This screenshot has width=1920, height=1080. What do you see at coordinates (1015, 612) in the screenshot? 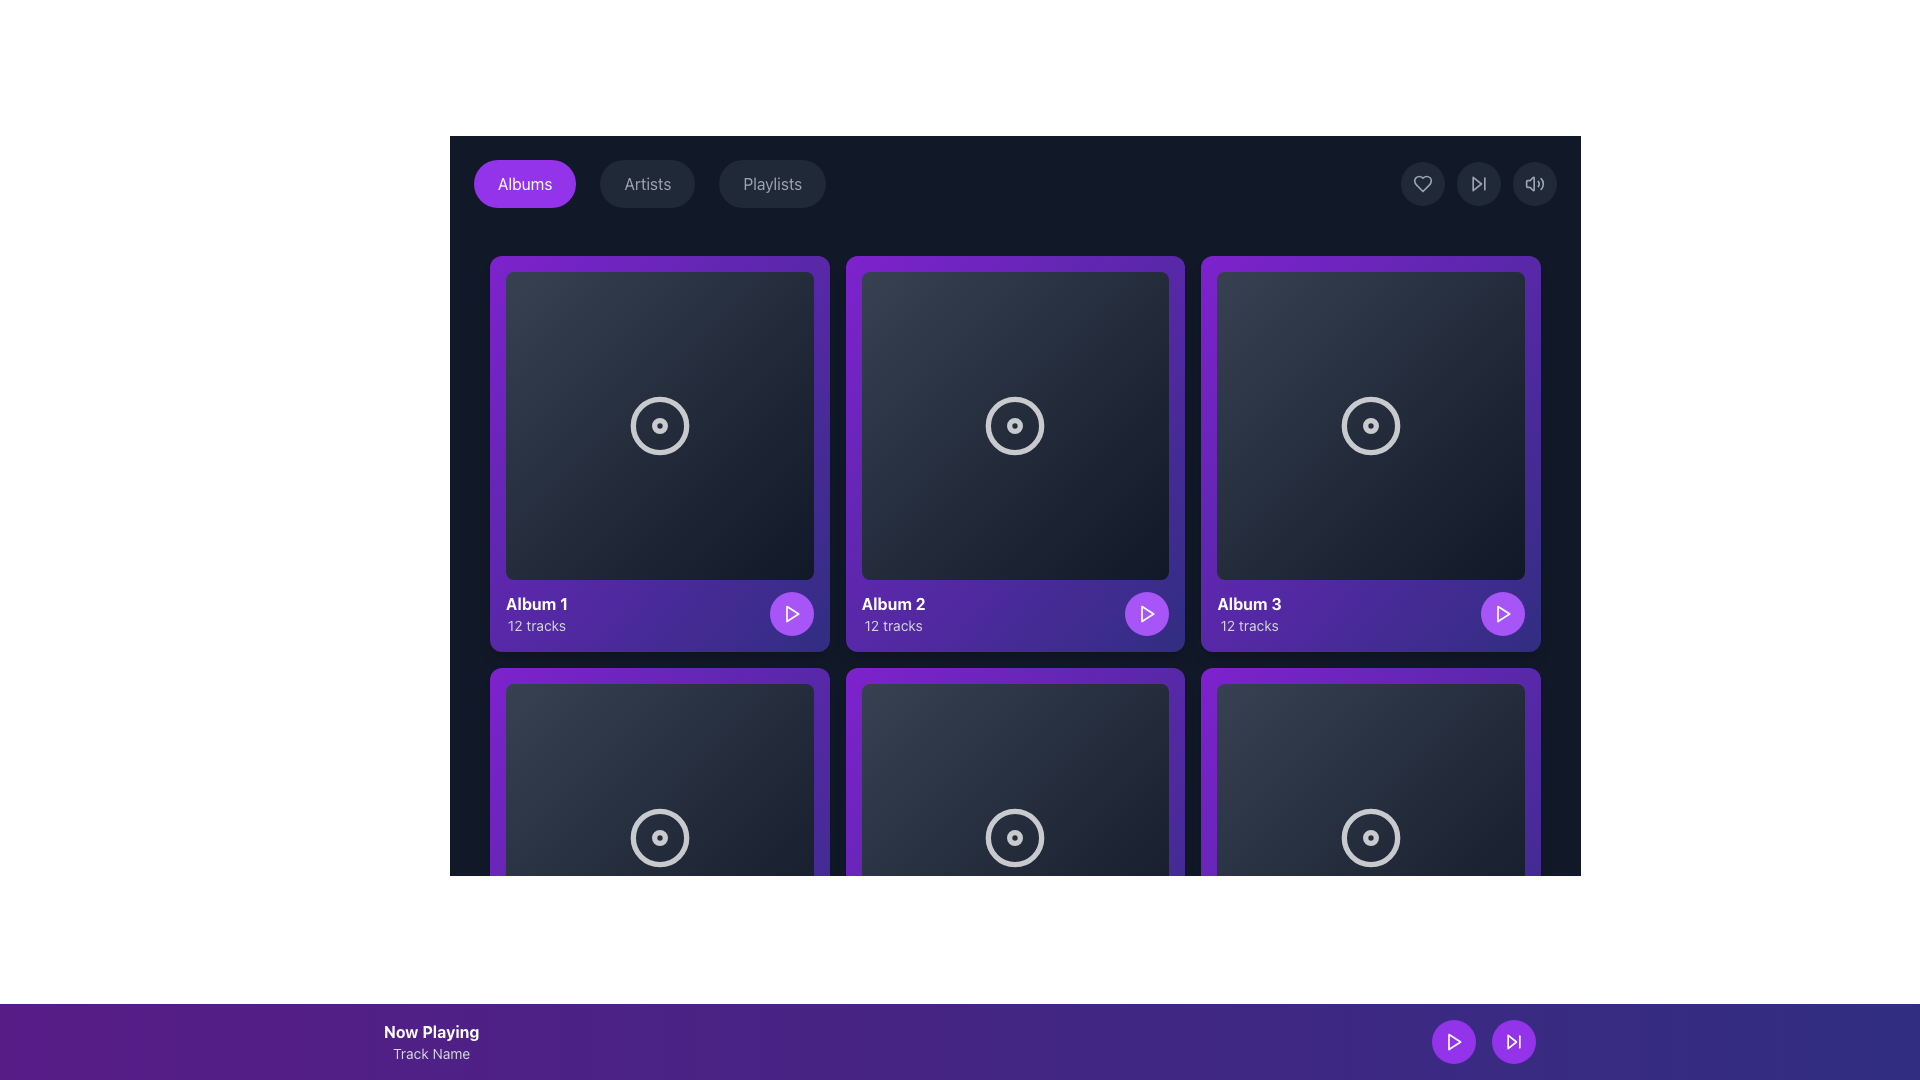
I see `the title 'Album 2'` at bounding box center [1015, 612].